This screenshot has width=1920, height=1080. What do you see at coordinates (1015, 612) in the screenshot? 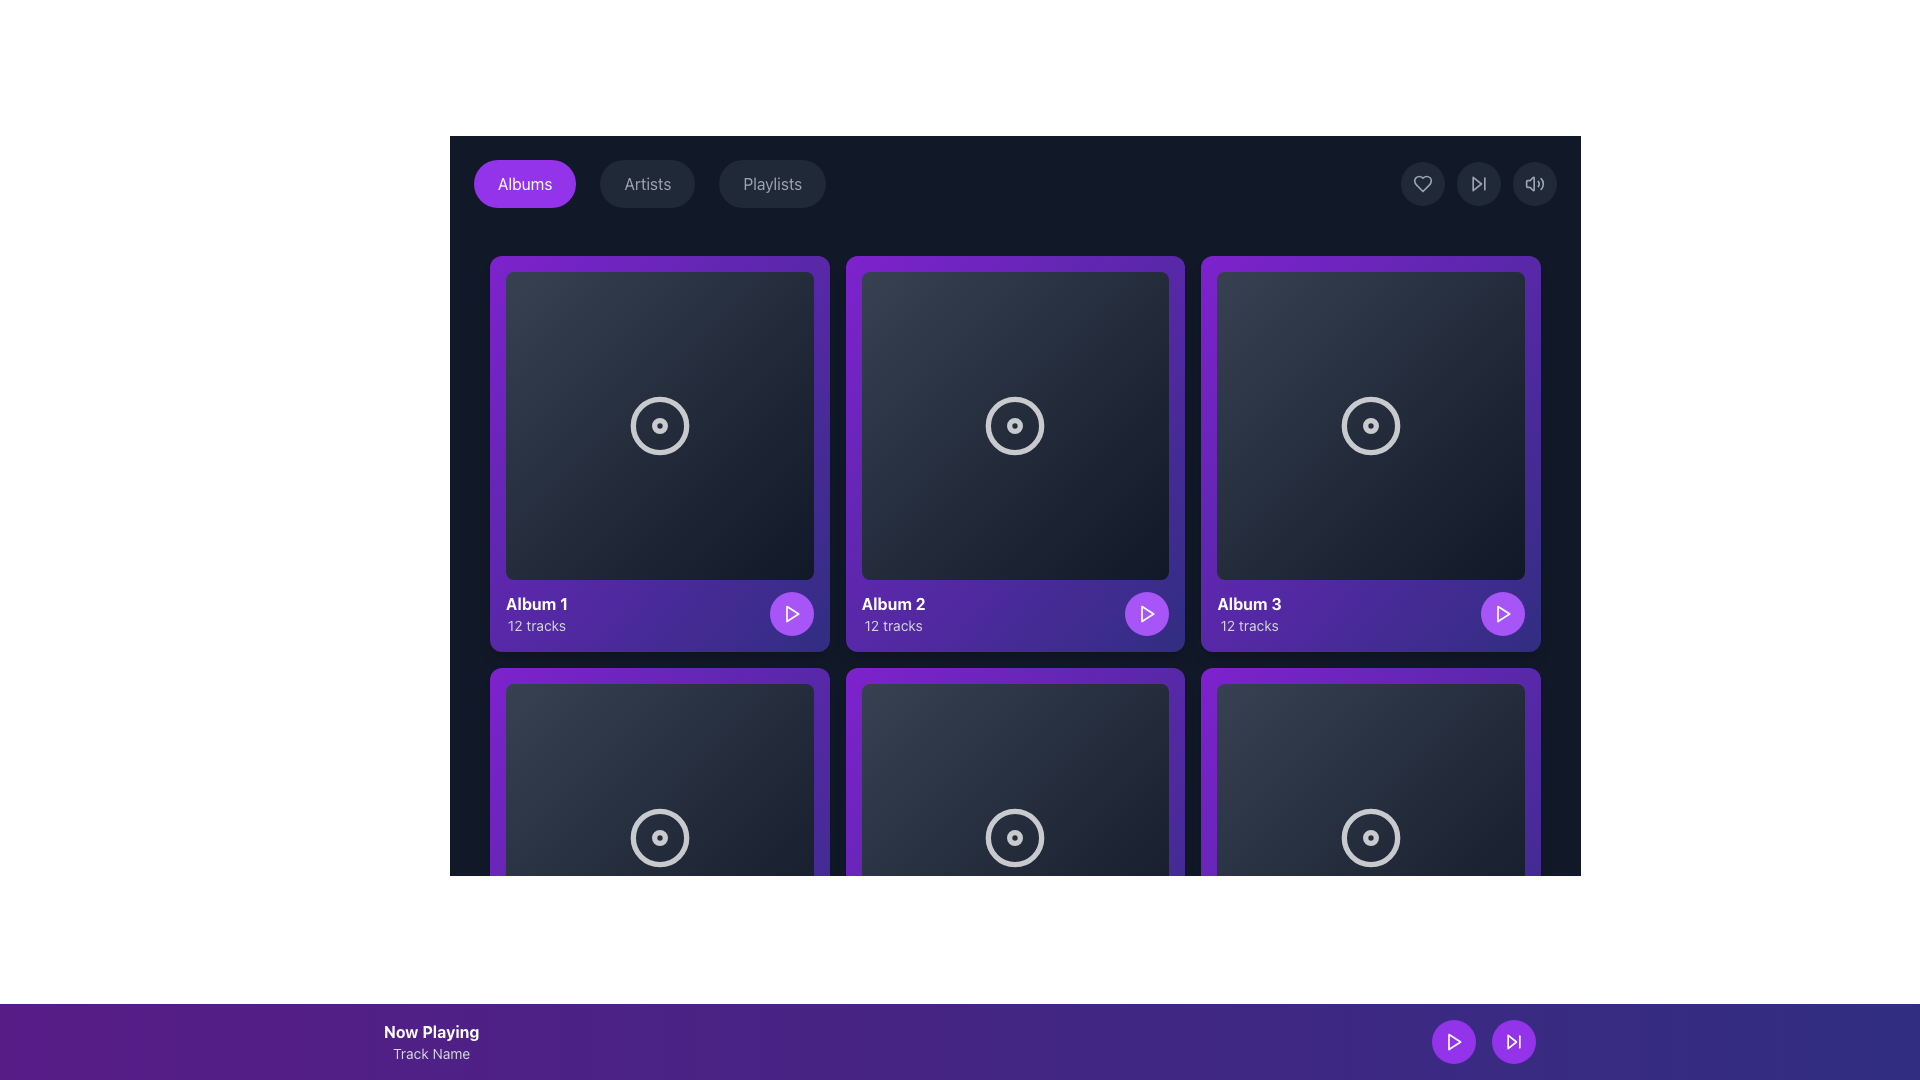
I see `the title 'Album 2'` at bounding box center [1015, 612].